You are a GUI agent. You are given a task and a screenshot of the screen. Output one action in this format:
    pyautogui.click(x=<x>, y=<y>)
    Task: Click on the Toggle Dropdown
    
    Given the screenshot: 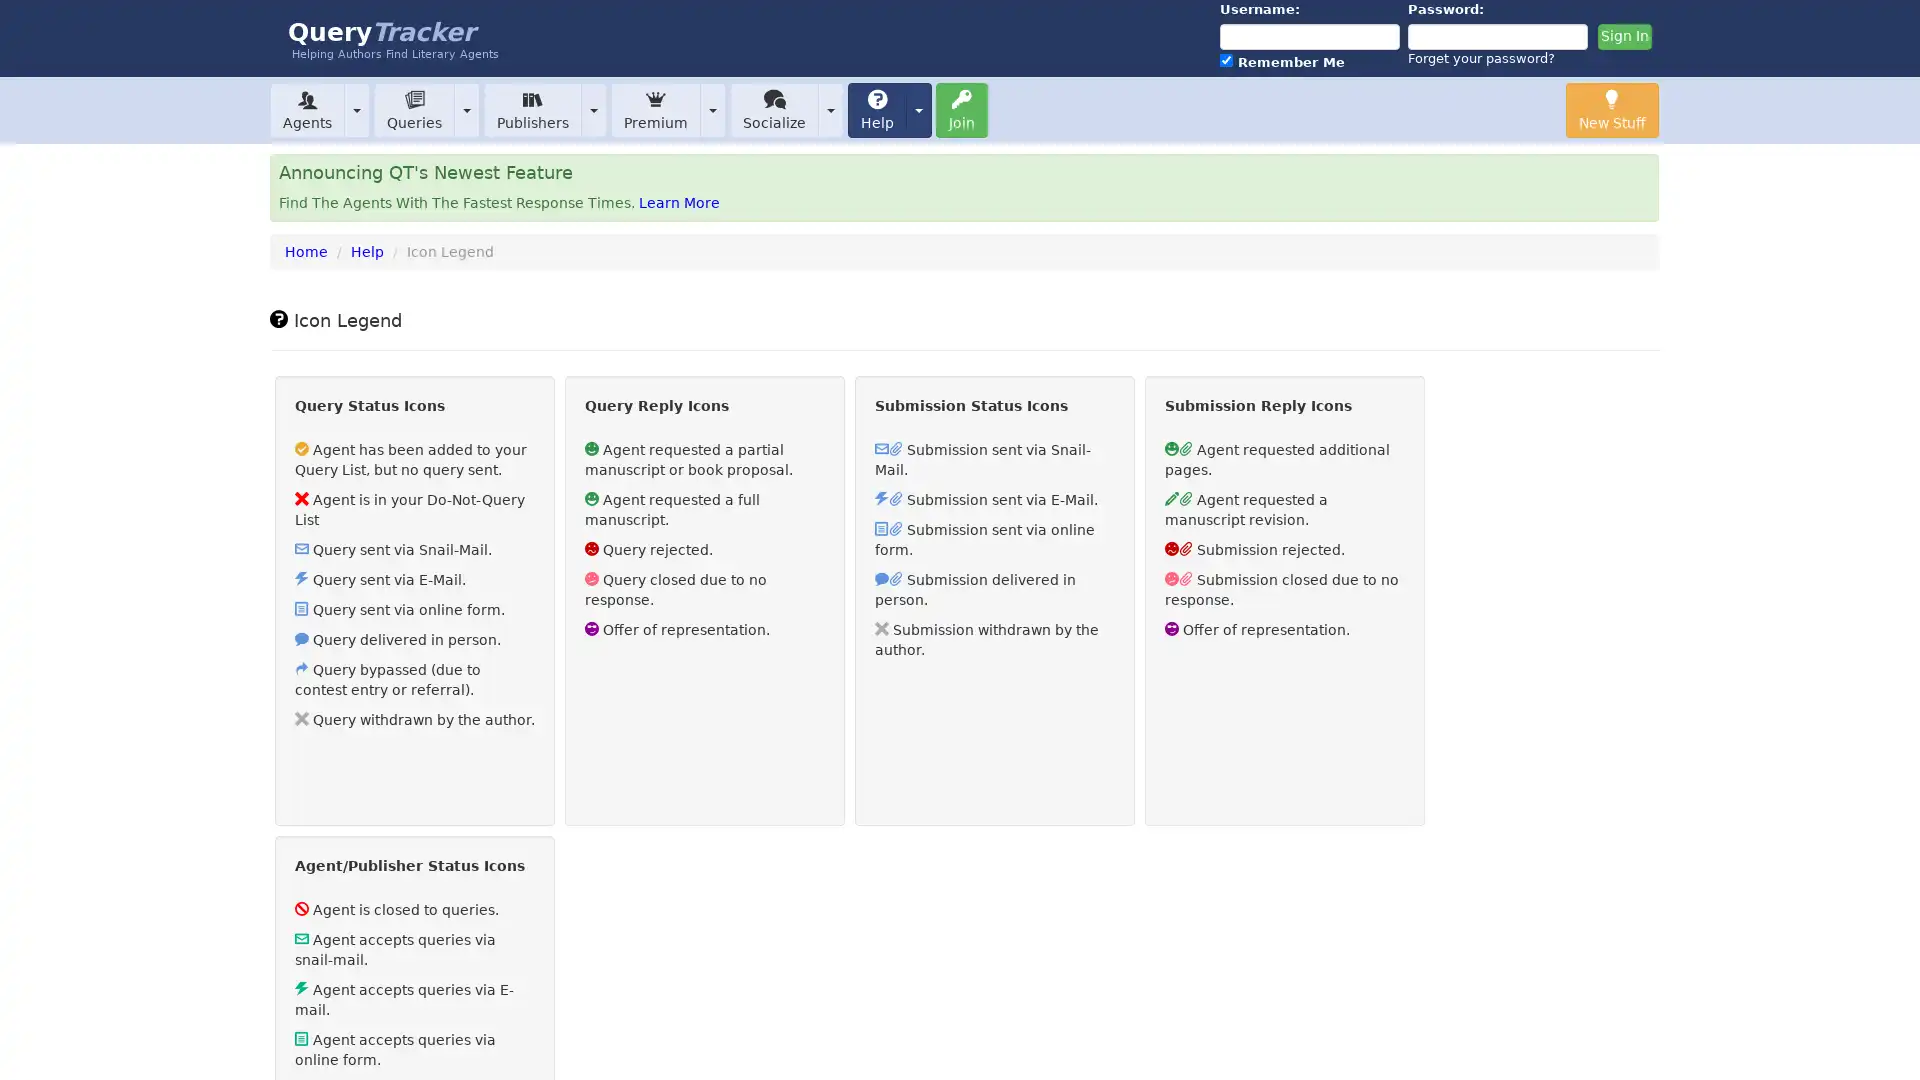 What is the action you would take?
    pyautogui.click(x=713, y=109)
    